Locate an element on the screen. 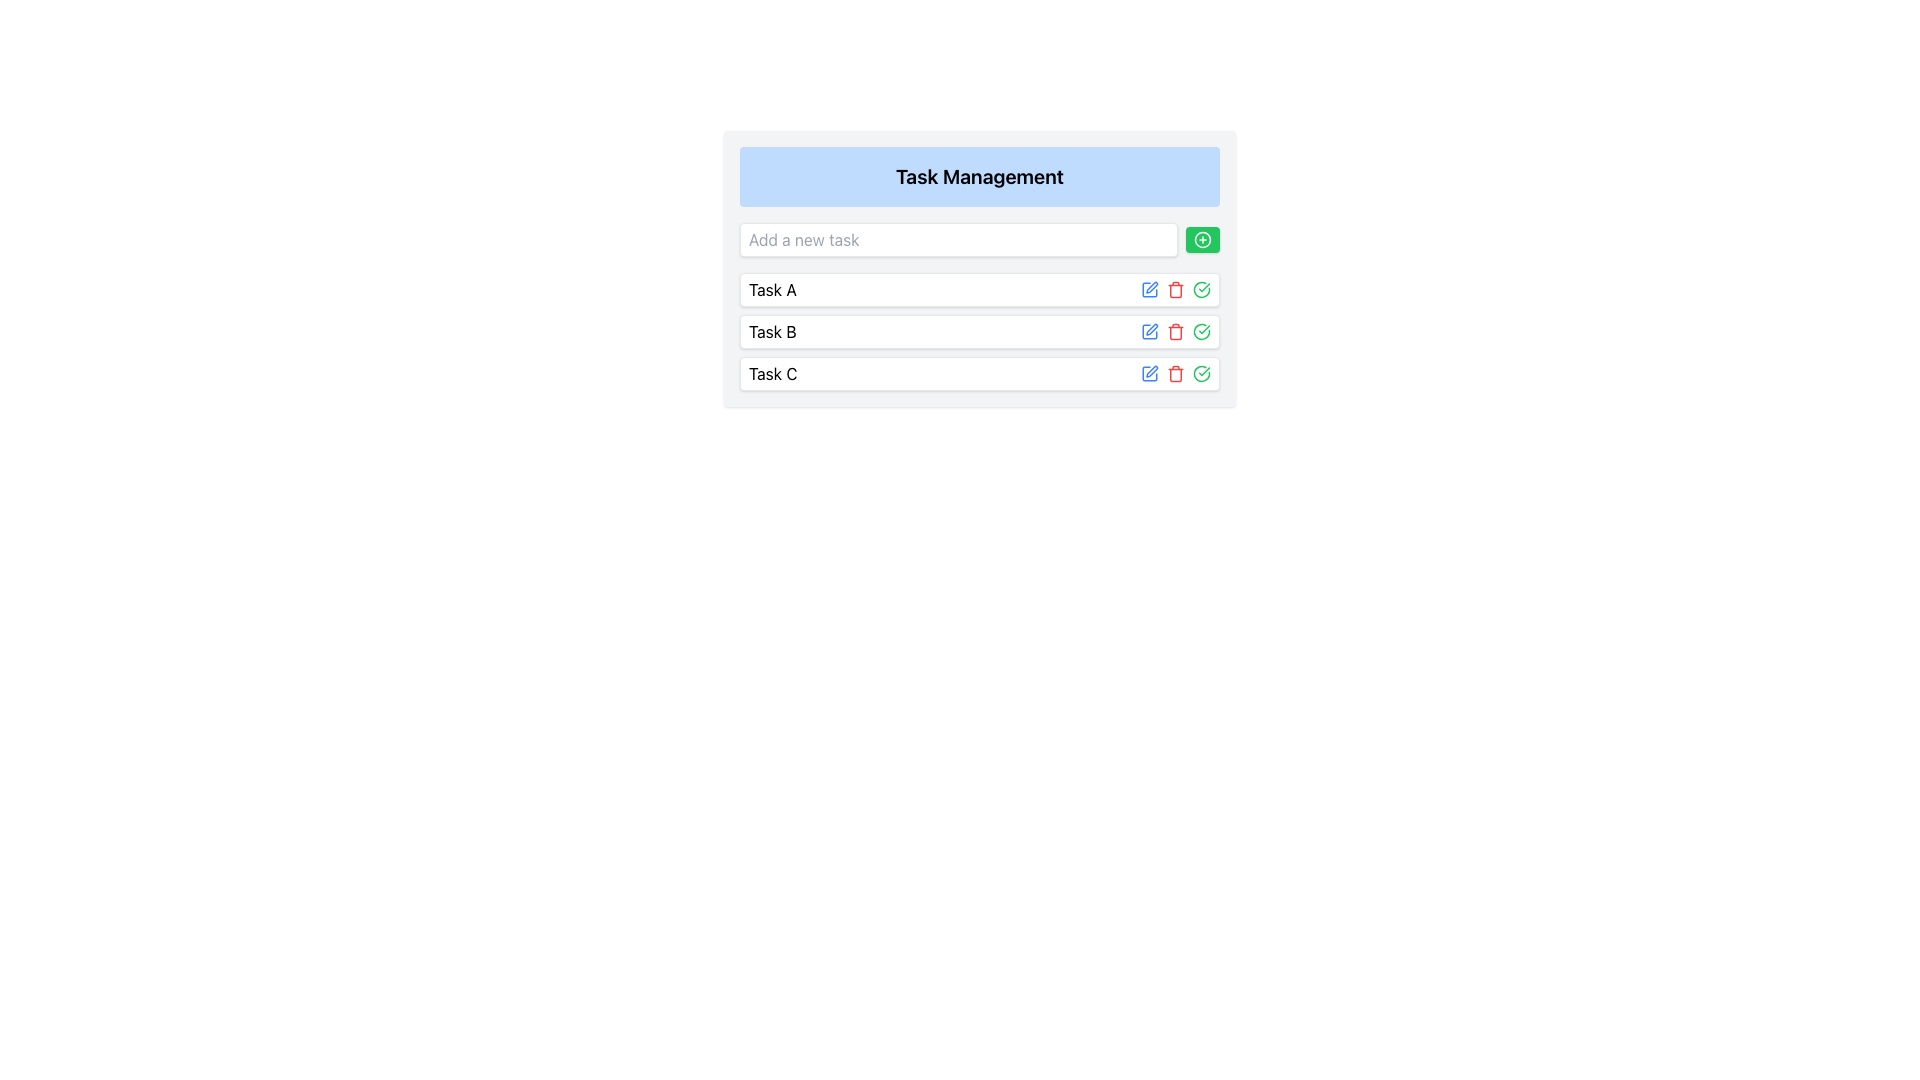  the delete button for 'Task A' is located at coordinates (1176, 374).